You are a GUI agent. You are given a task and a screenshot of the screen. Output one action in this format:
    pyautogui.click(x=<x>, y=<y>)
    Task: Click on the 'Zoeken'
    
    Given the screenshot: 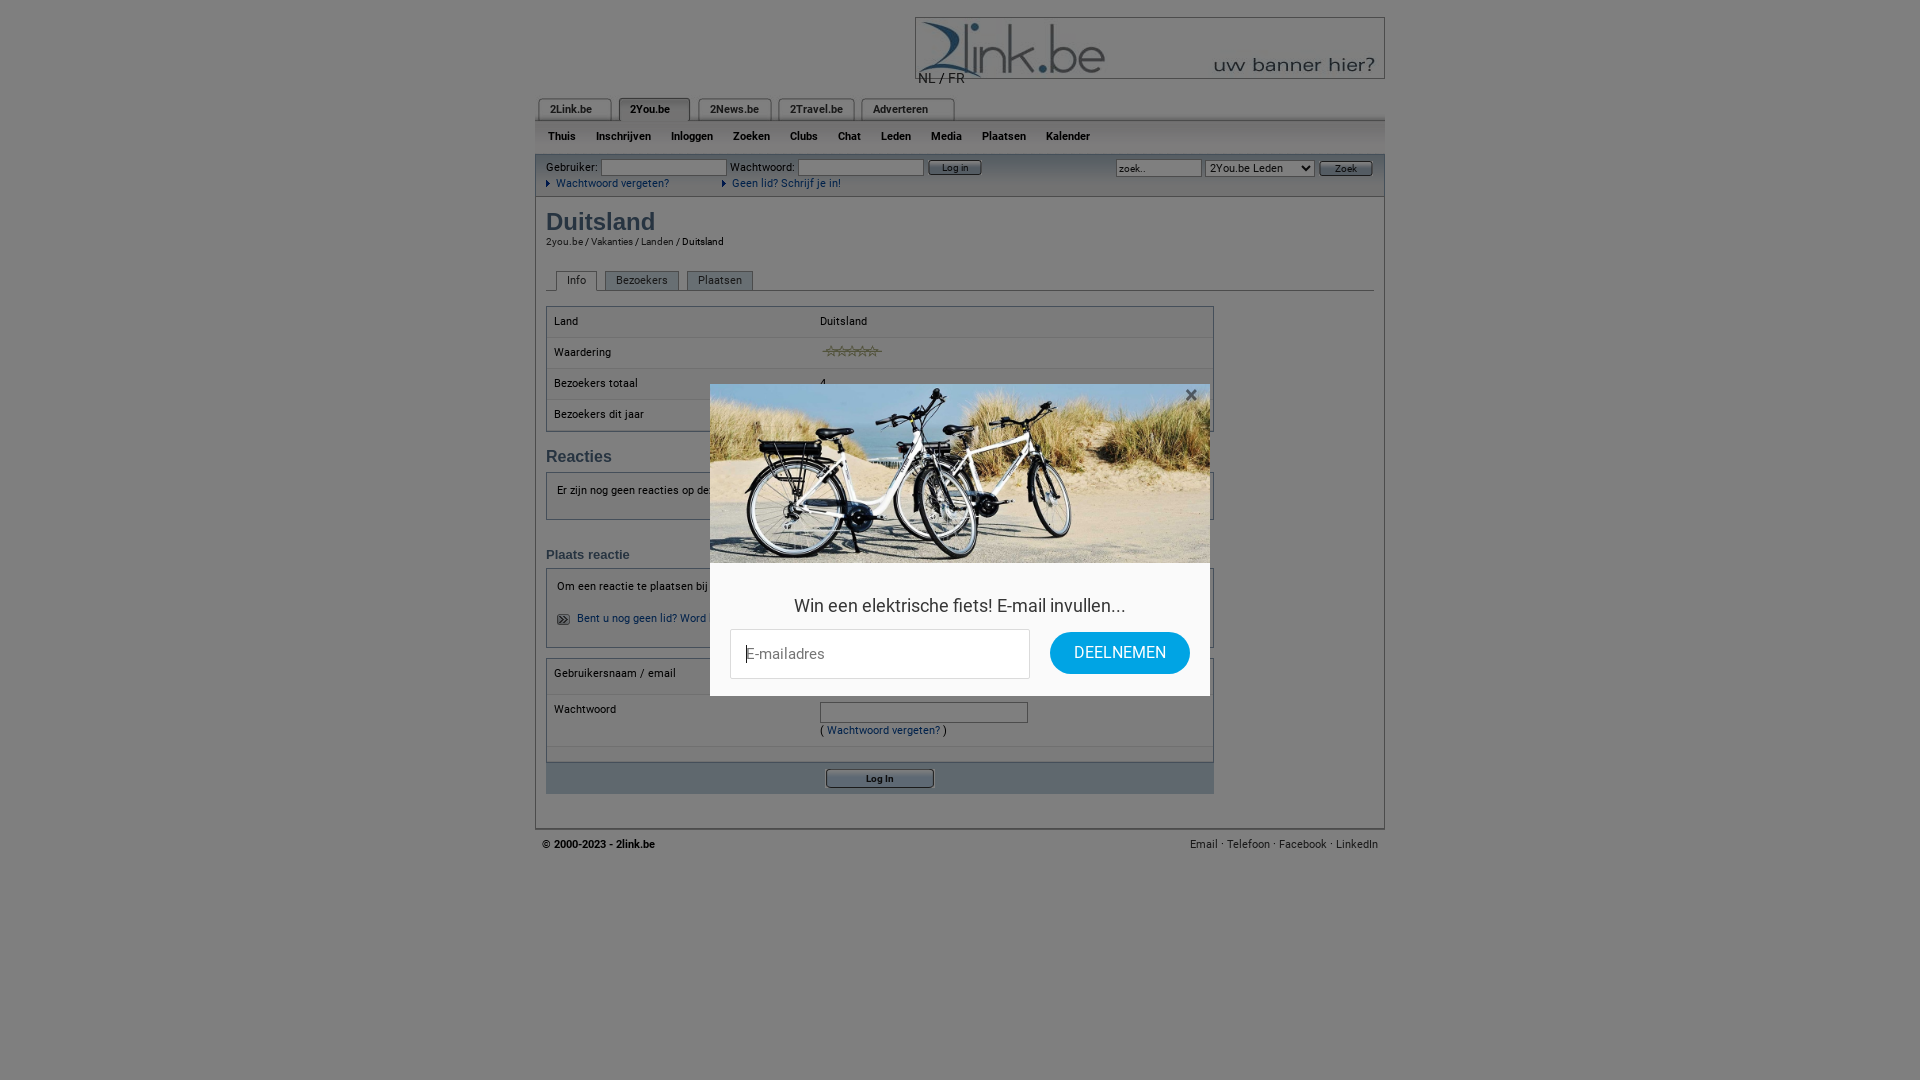 What is the action you would take?
    pyautogui.click(x=750, y=135)
    